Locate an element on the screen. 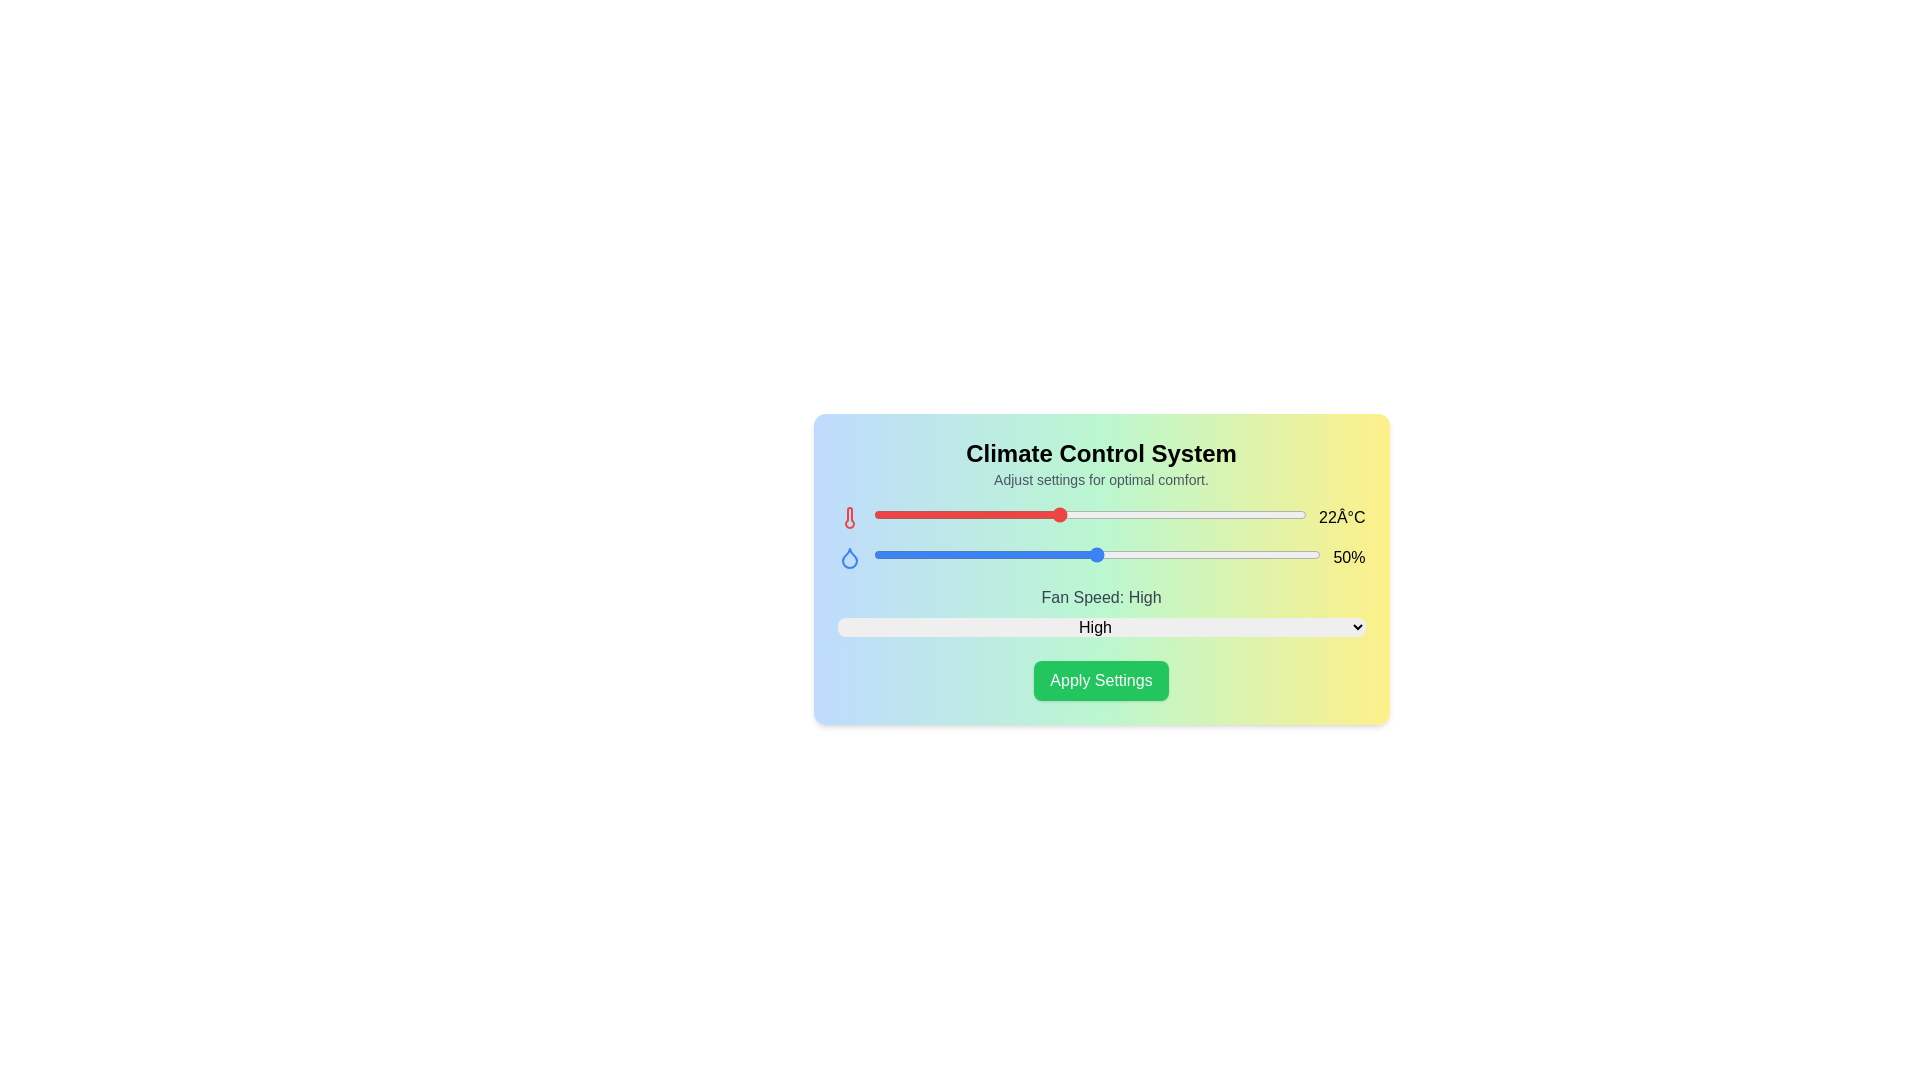  the humidity slider to 41% is located at coordinates (996, 555).